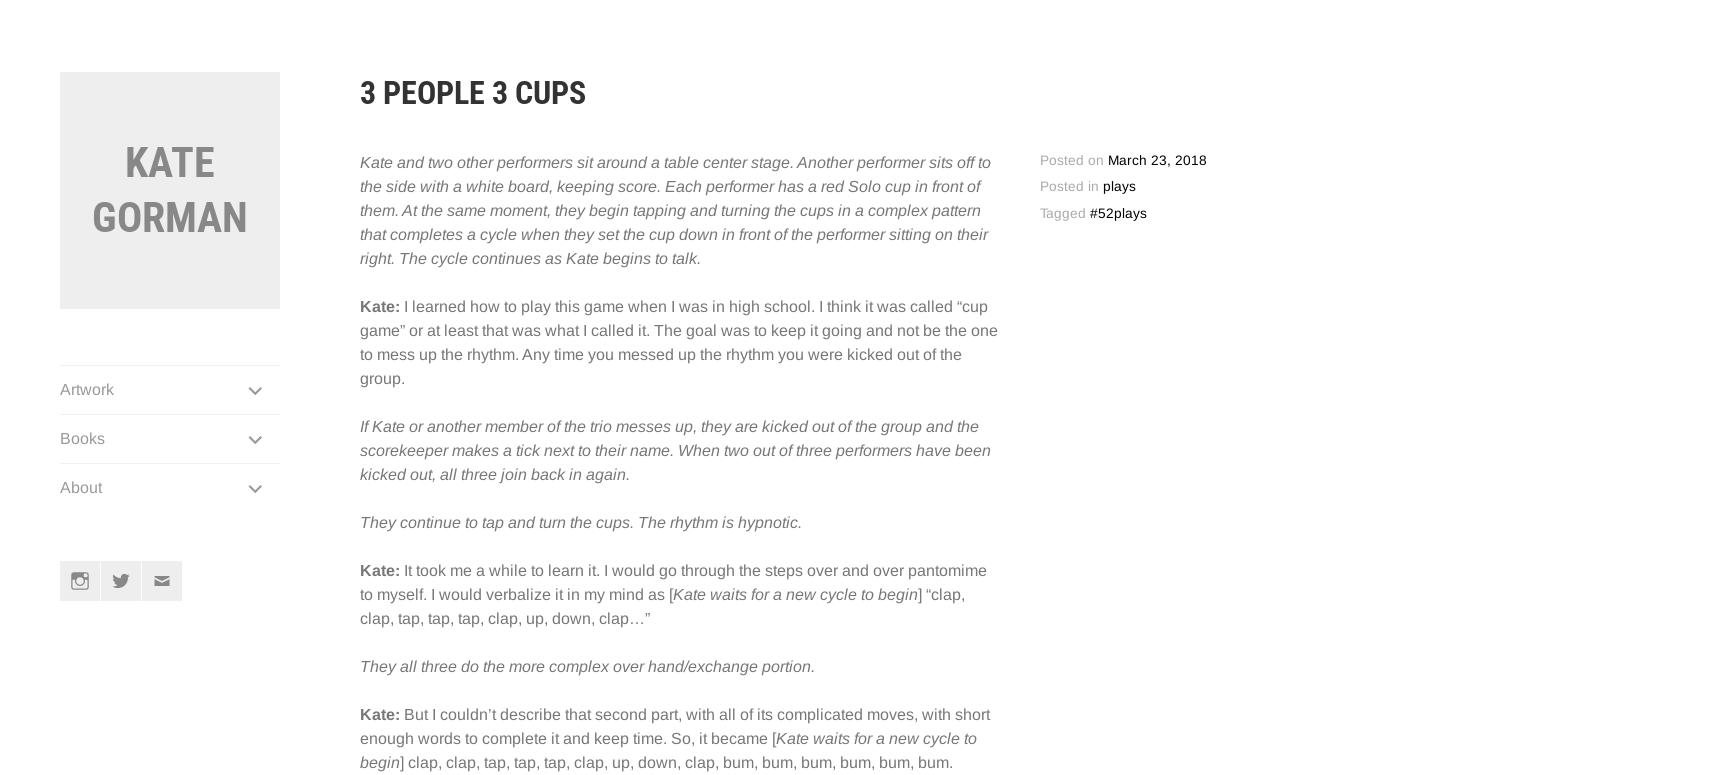 The image size is (1715, 775). Describe the element at coordinates (1038, 212) in the screenshot. I see `'Tagged'` at that location.